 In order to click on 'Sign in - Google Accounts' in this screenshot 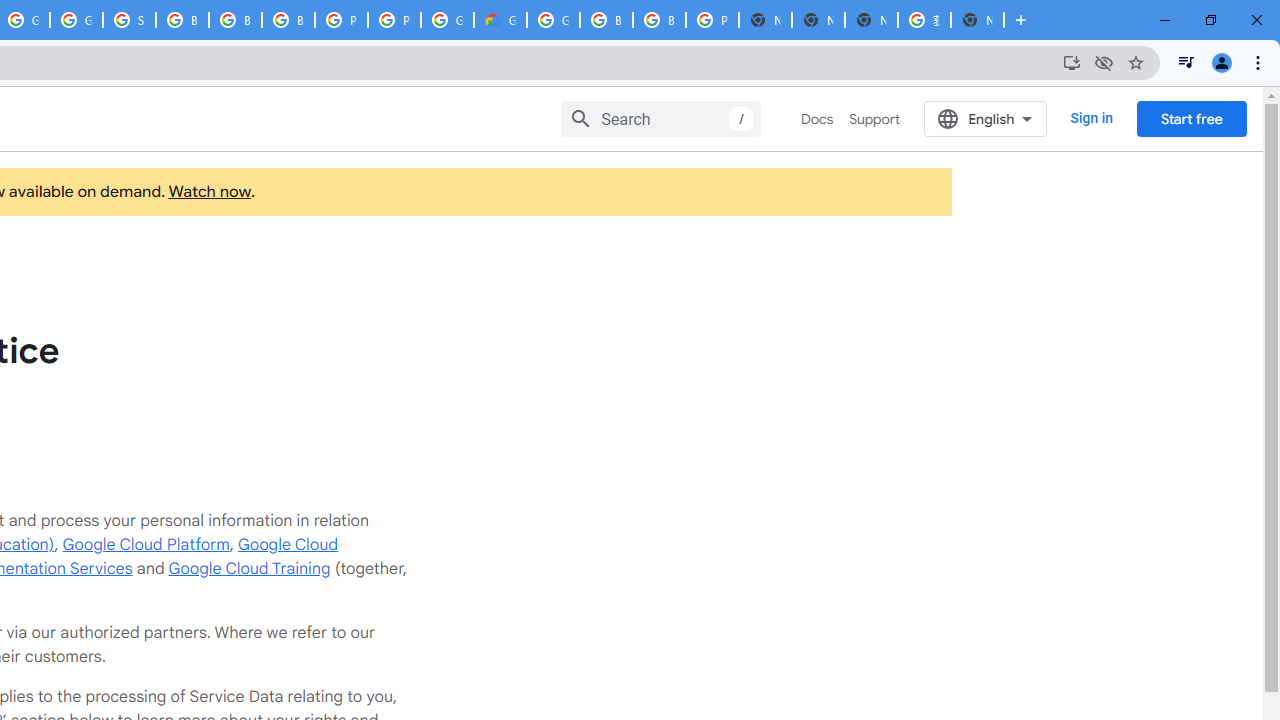, I will do `click(128, 20)`.